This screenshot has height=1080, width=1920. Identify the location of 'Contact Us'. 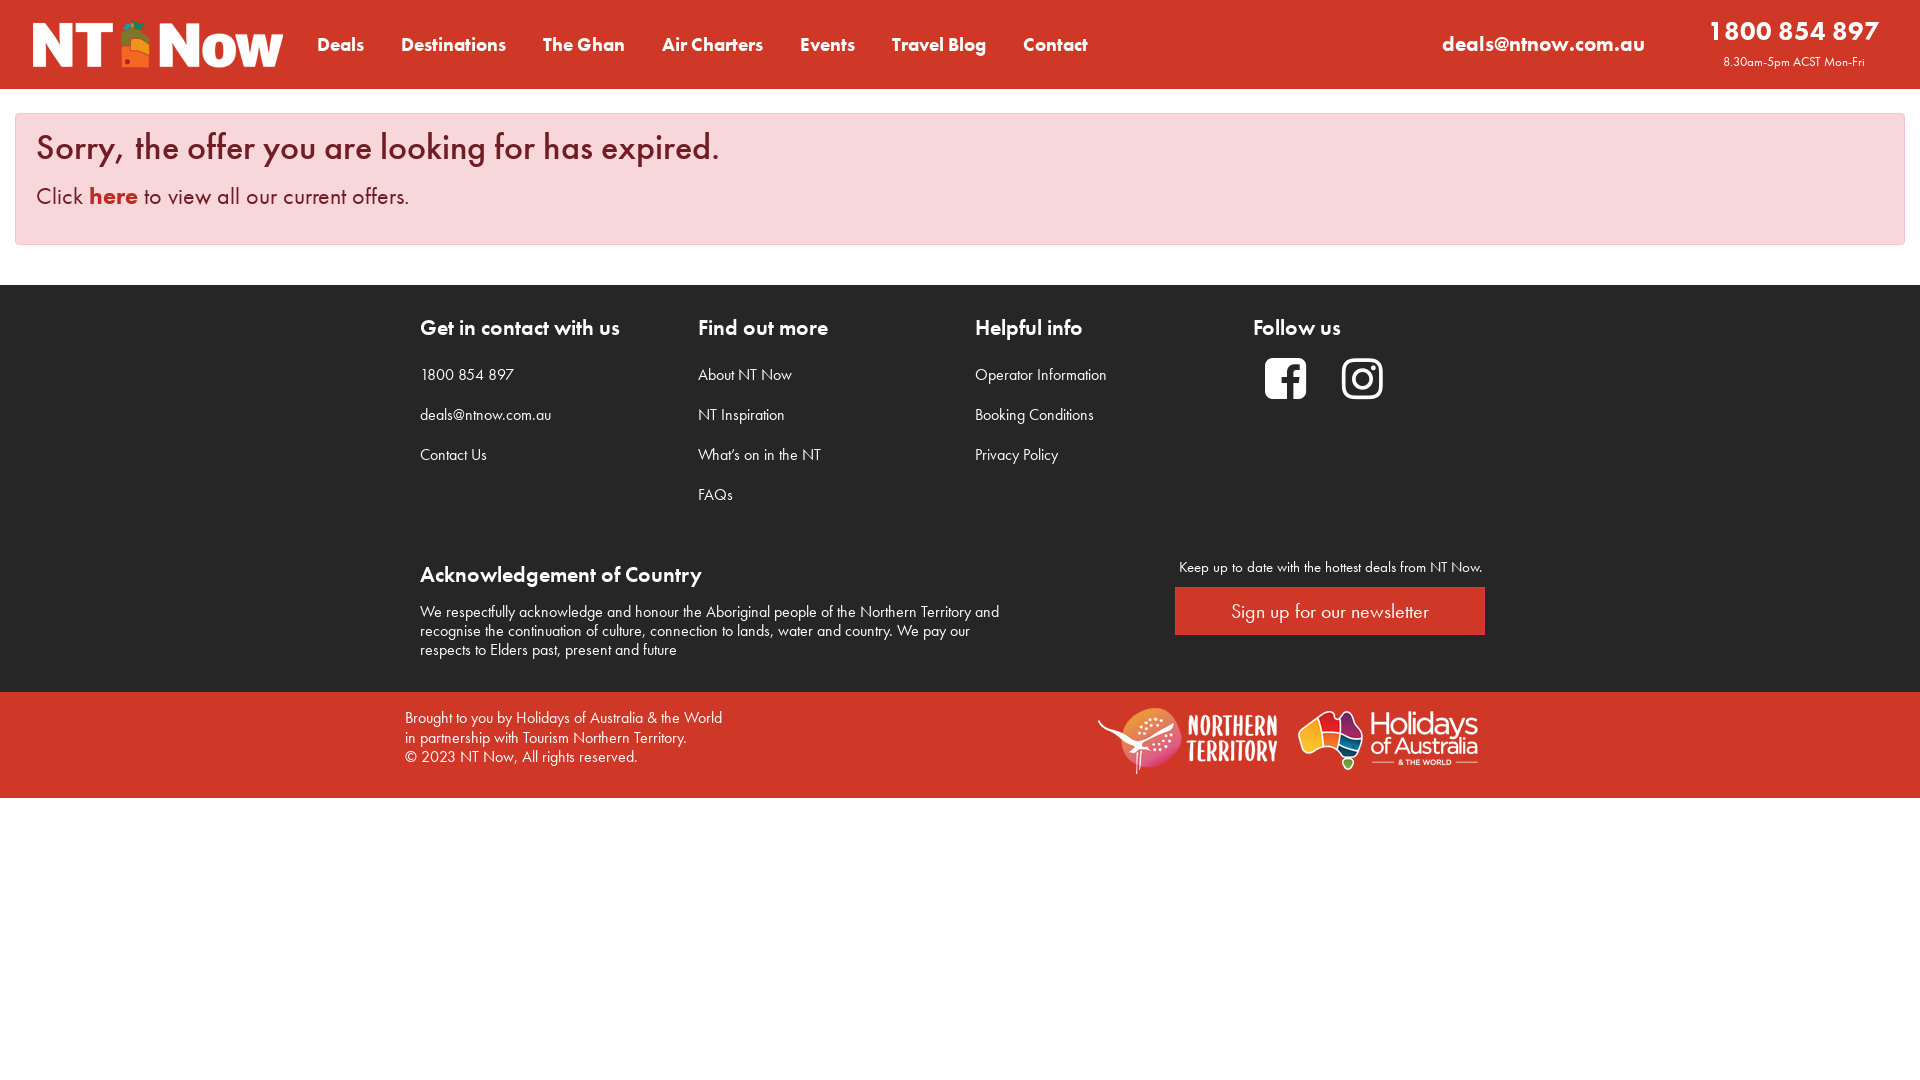
(452, 454).